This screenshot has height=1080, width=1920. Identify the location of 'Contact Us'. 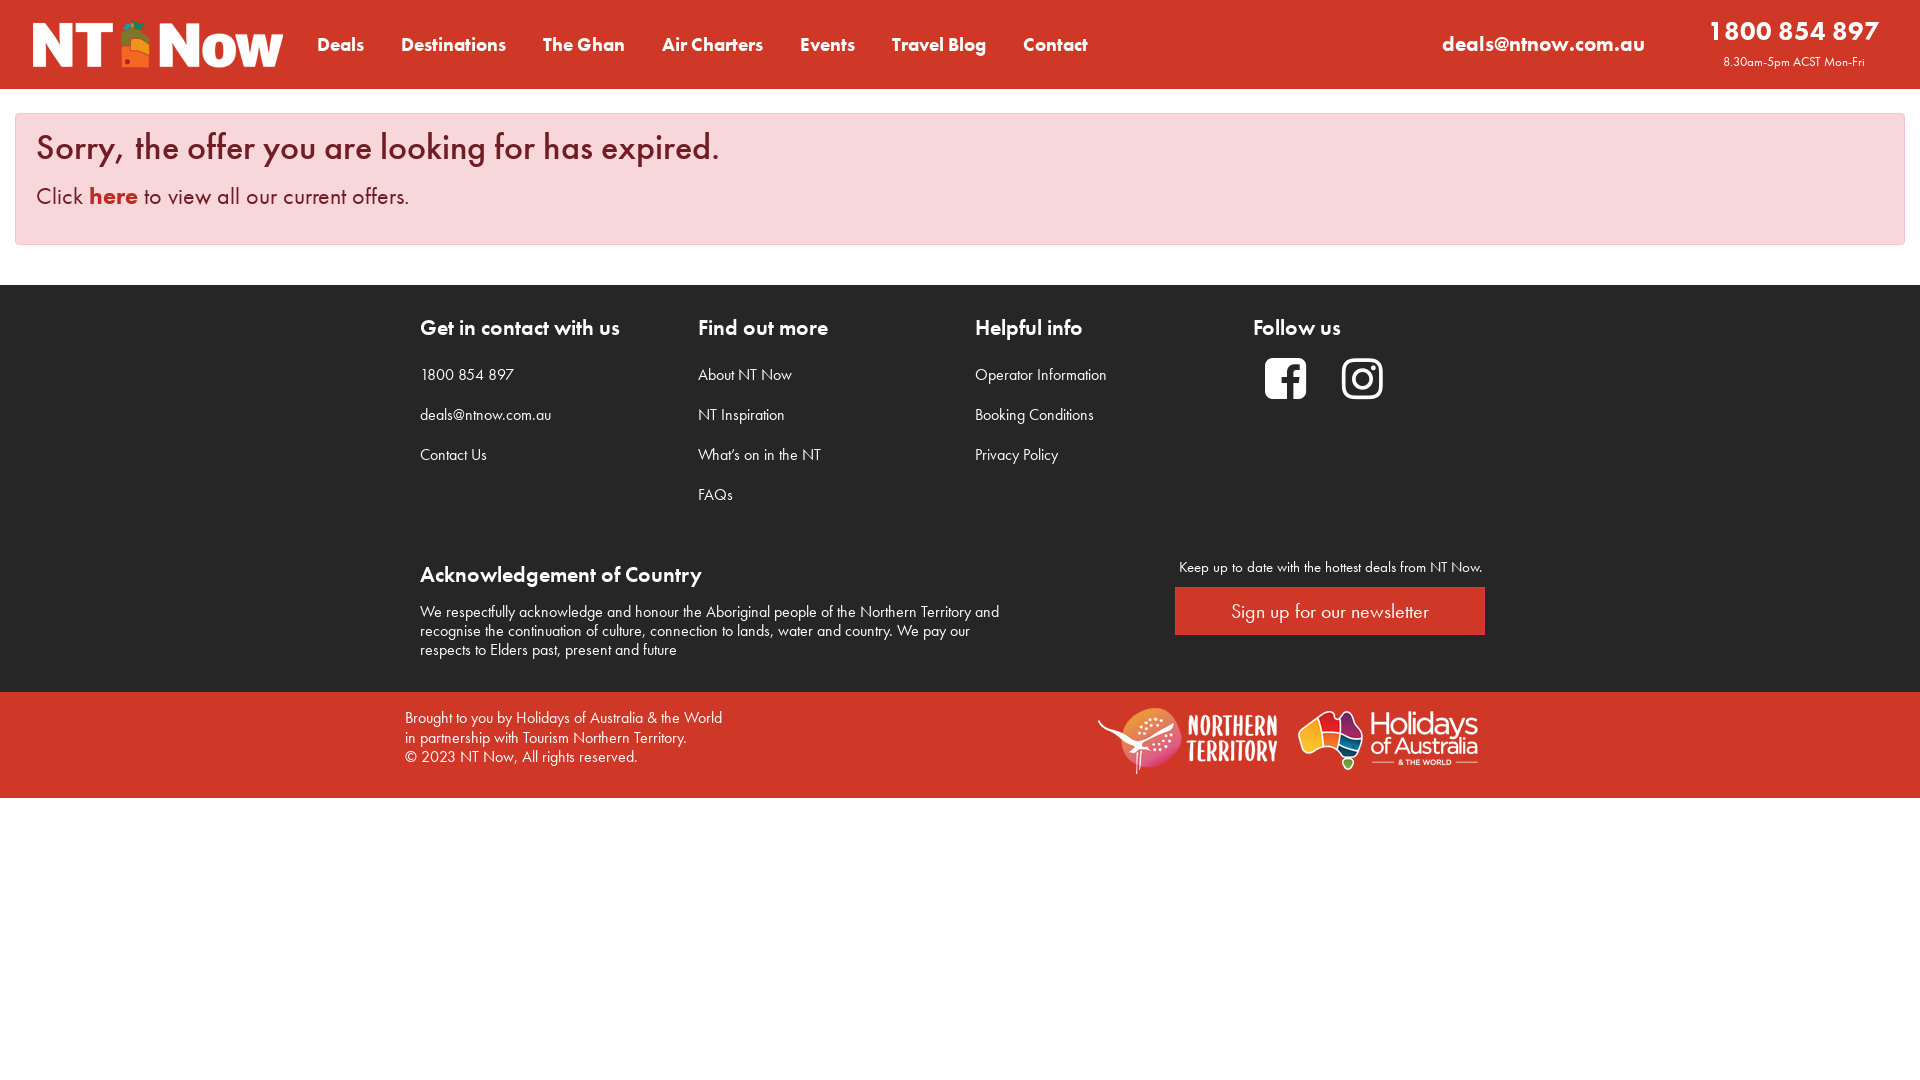
(452, 454).